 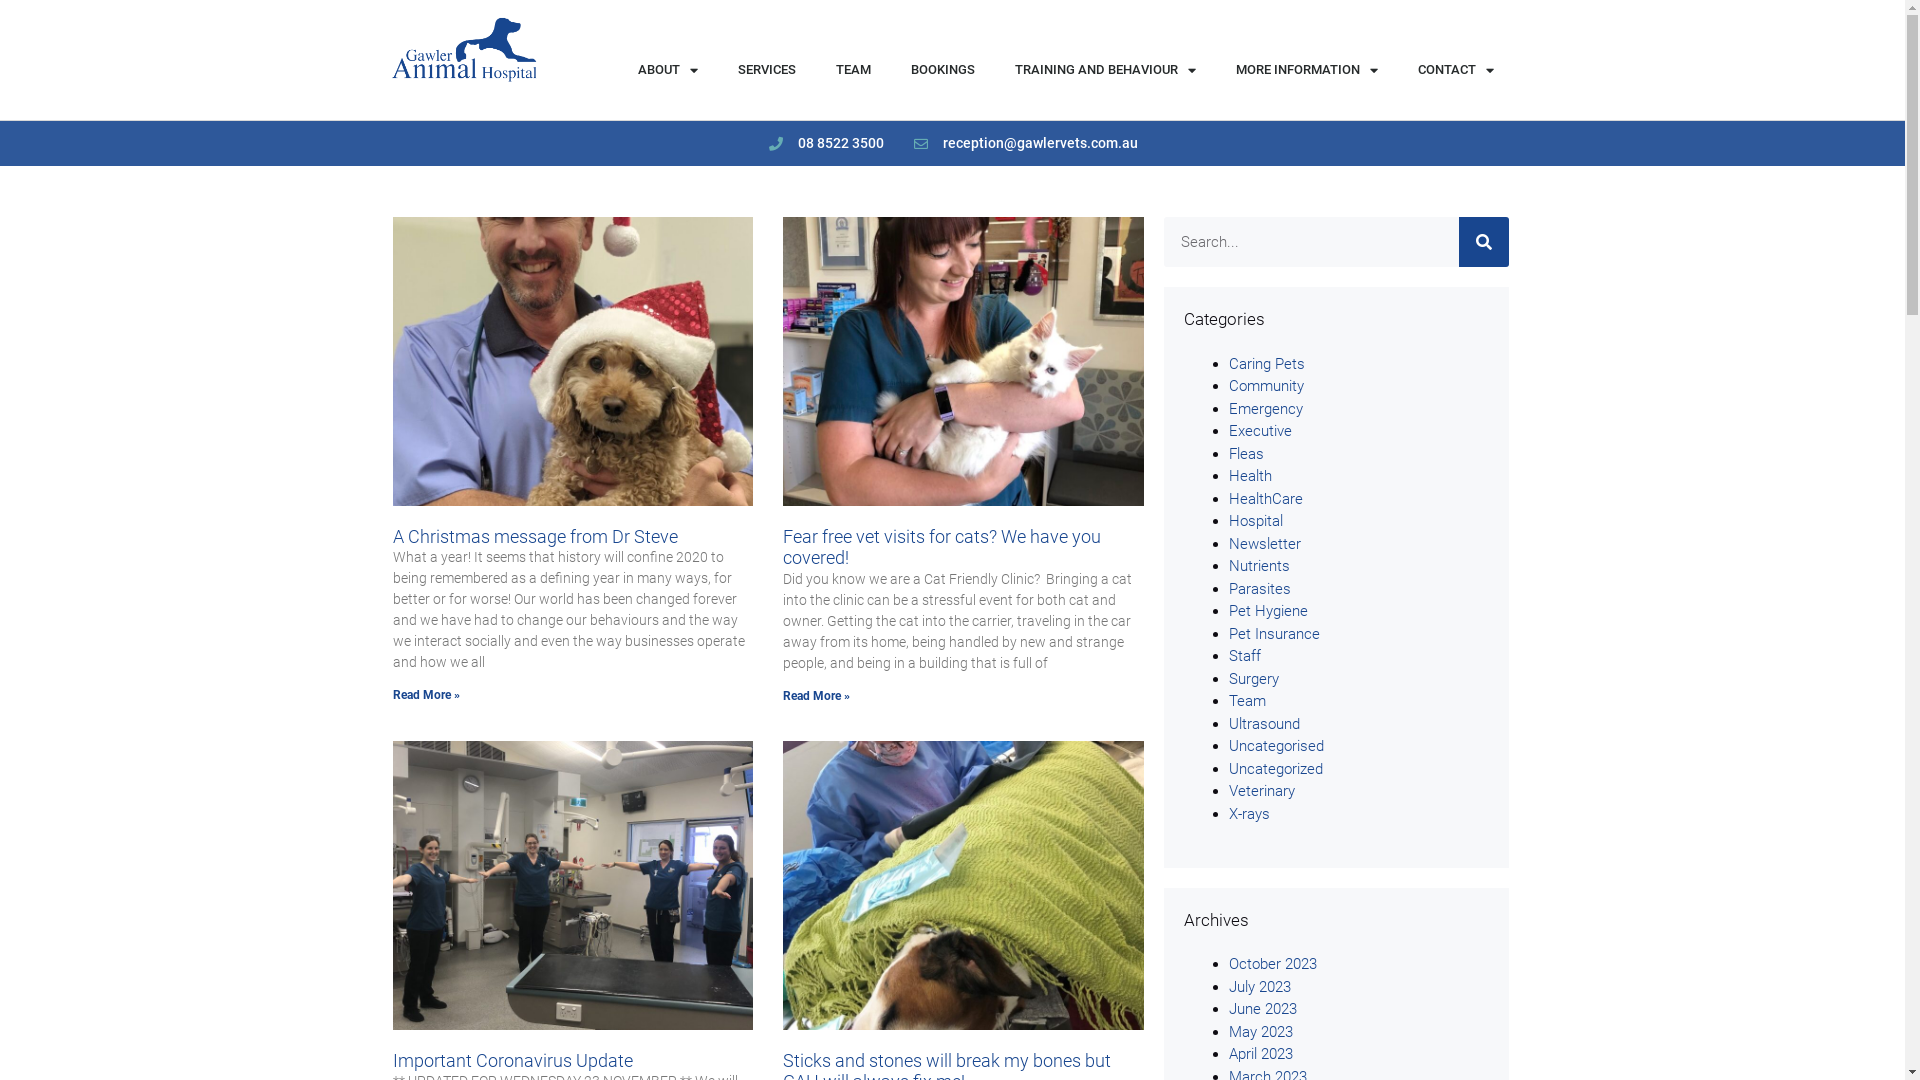 What do you see at coordinates (1260, 1030) in the screenshot?
I see `'May 2023'` at bounding box center [1260, 1030].